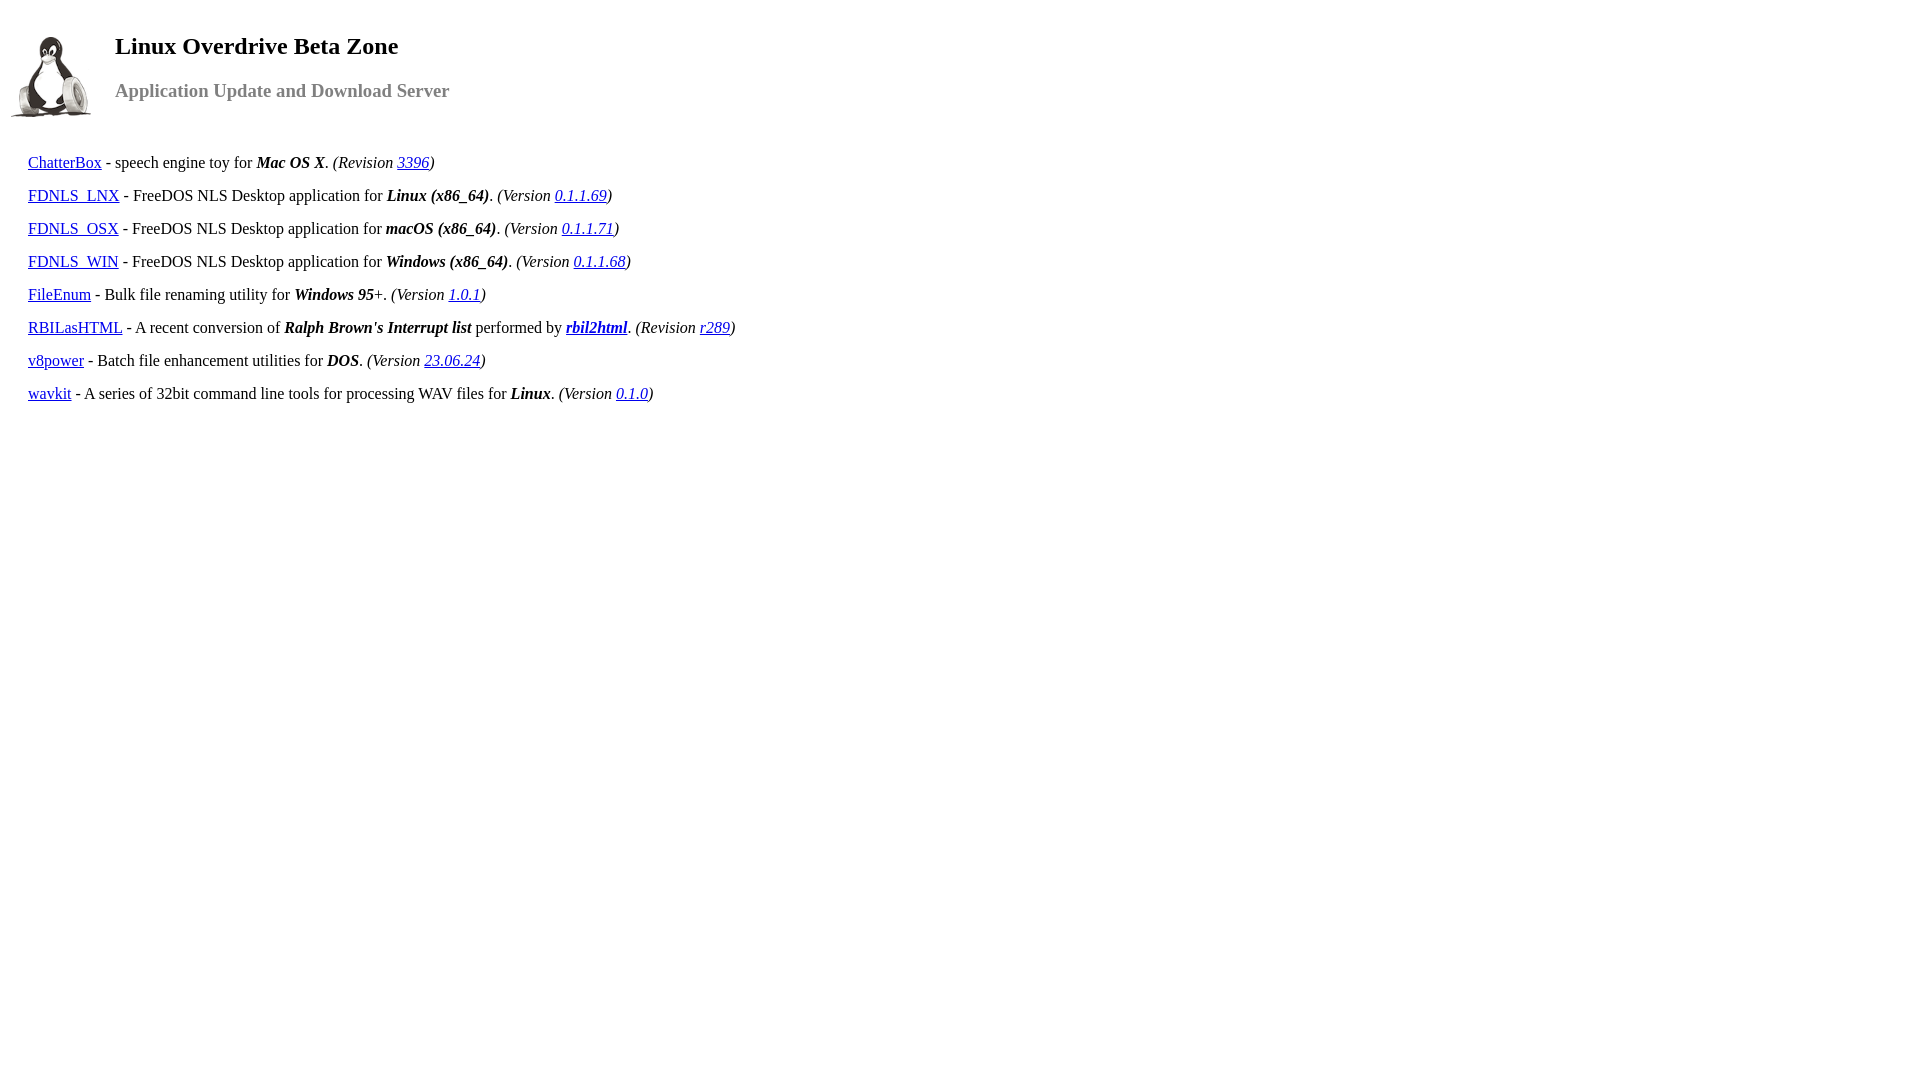 This screenshot has width=1920, height=1080. I want to click on 'FDNLS_LNX', so click(73, 195).